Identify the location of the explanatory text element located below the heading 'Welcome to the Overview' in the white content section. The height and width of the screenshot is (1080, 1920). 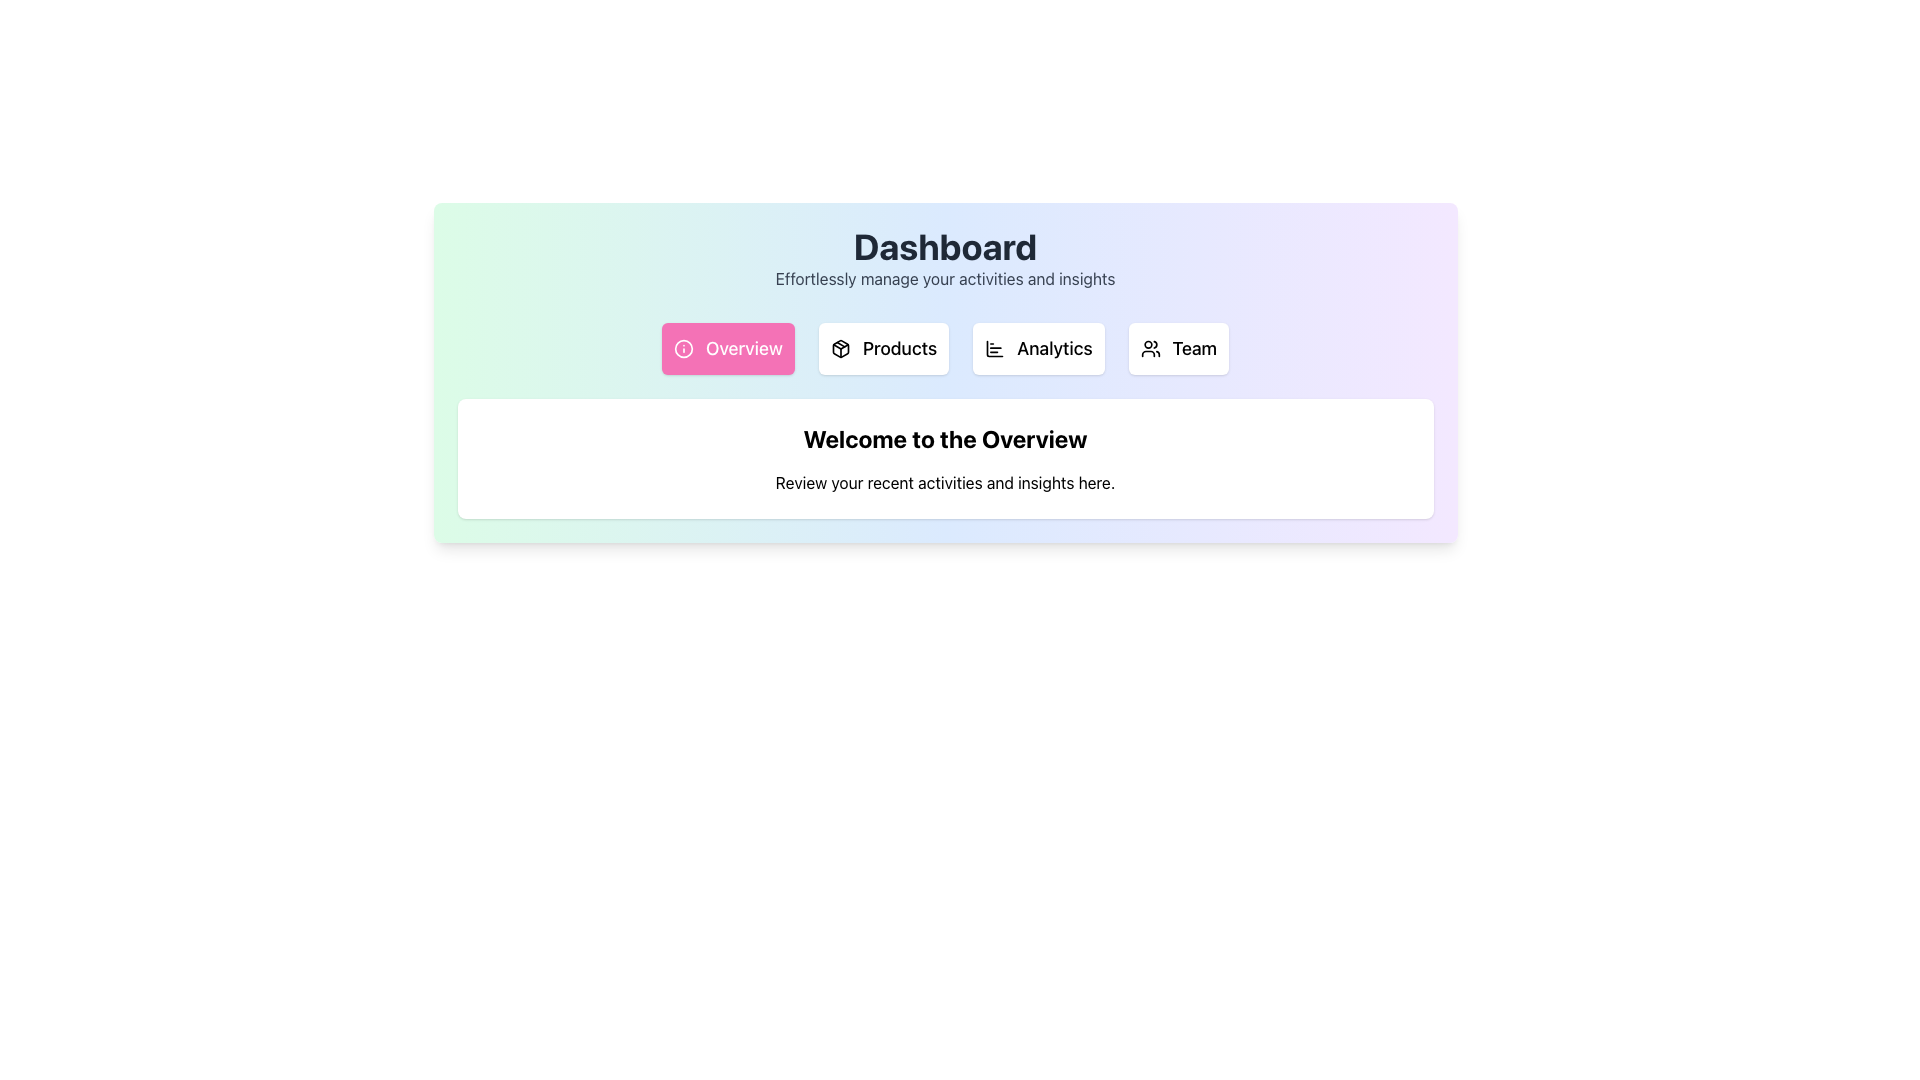
(944, 482).